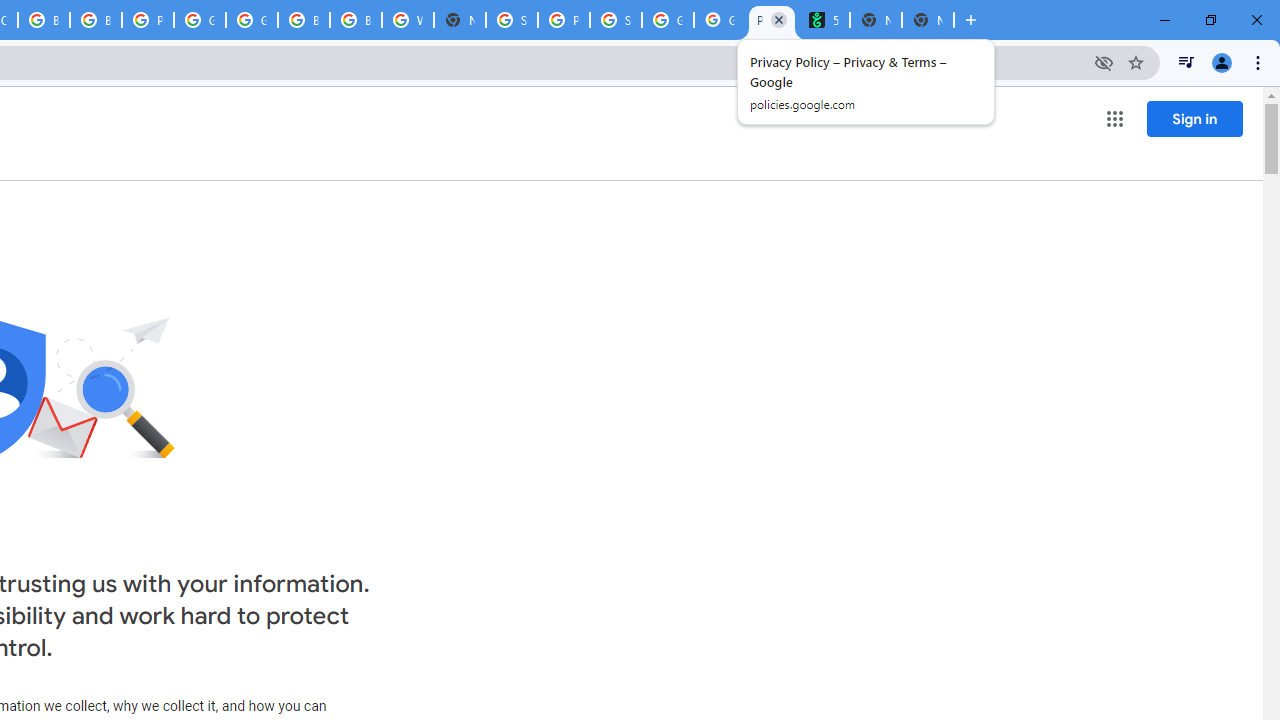 The height and width of the screenshot is (720, 1280). Describe the element at coordinates (927, 20) in the screenshot. I see `'New Tab'` at that location.